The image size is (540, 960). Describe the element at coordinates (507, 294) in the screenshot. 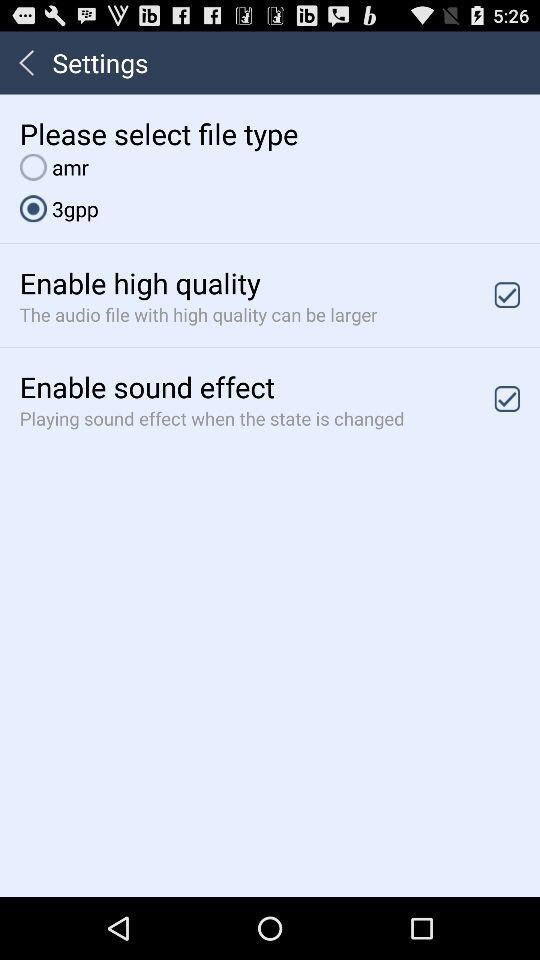

I see `high quality audio` at that location.